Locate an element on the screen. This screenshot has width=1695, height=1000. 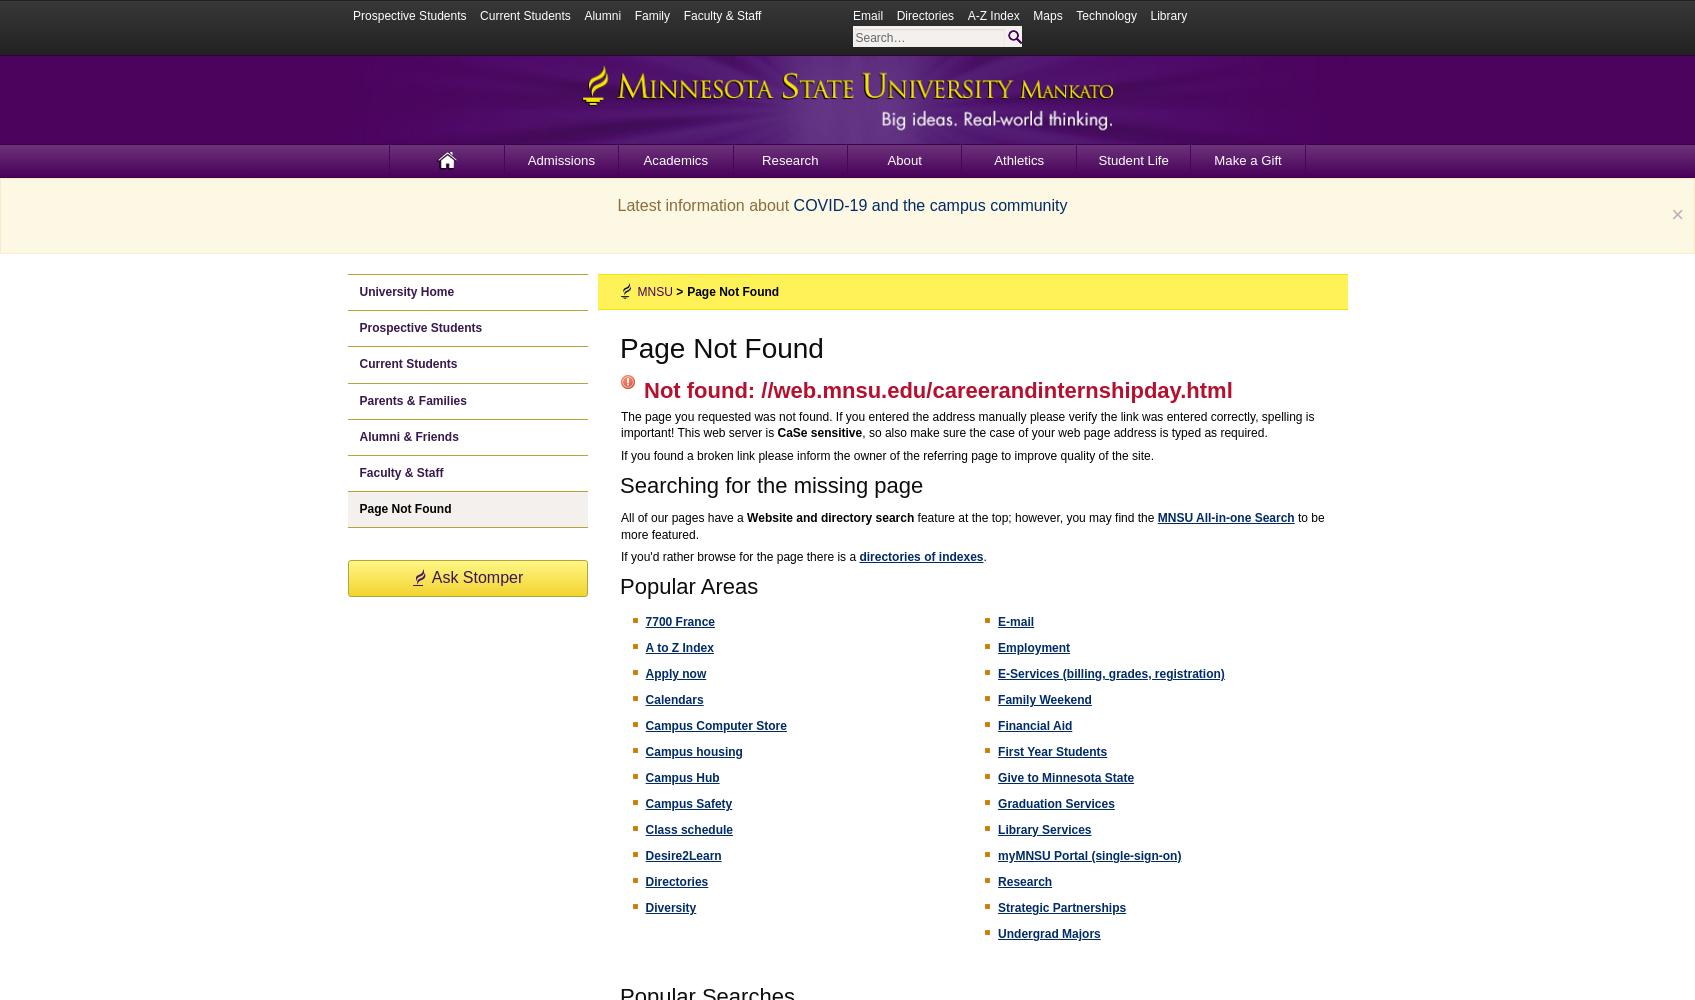
'Strategic Partnerships' is located at coordinates (1061, 907).